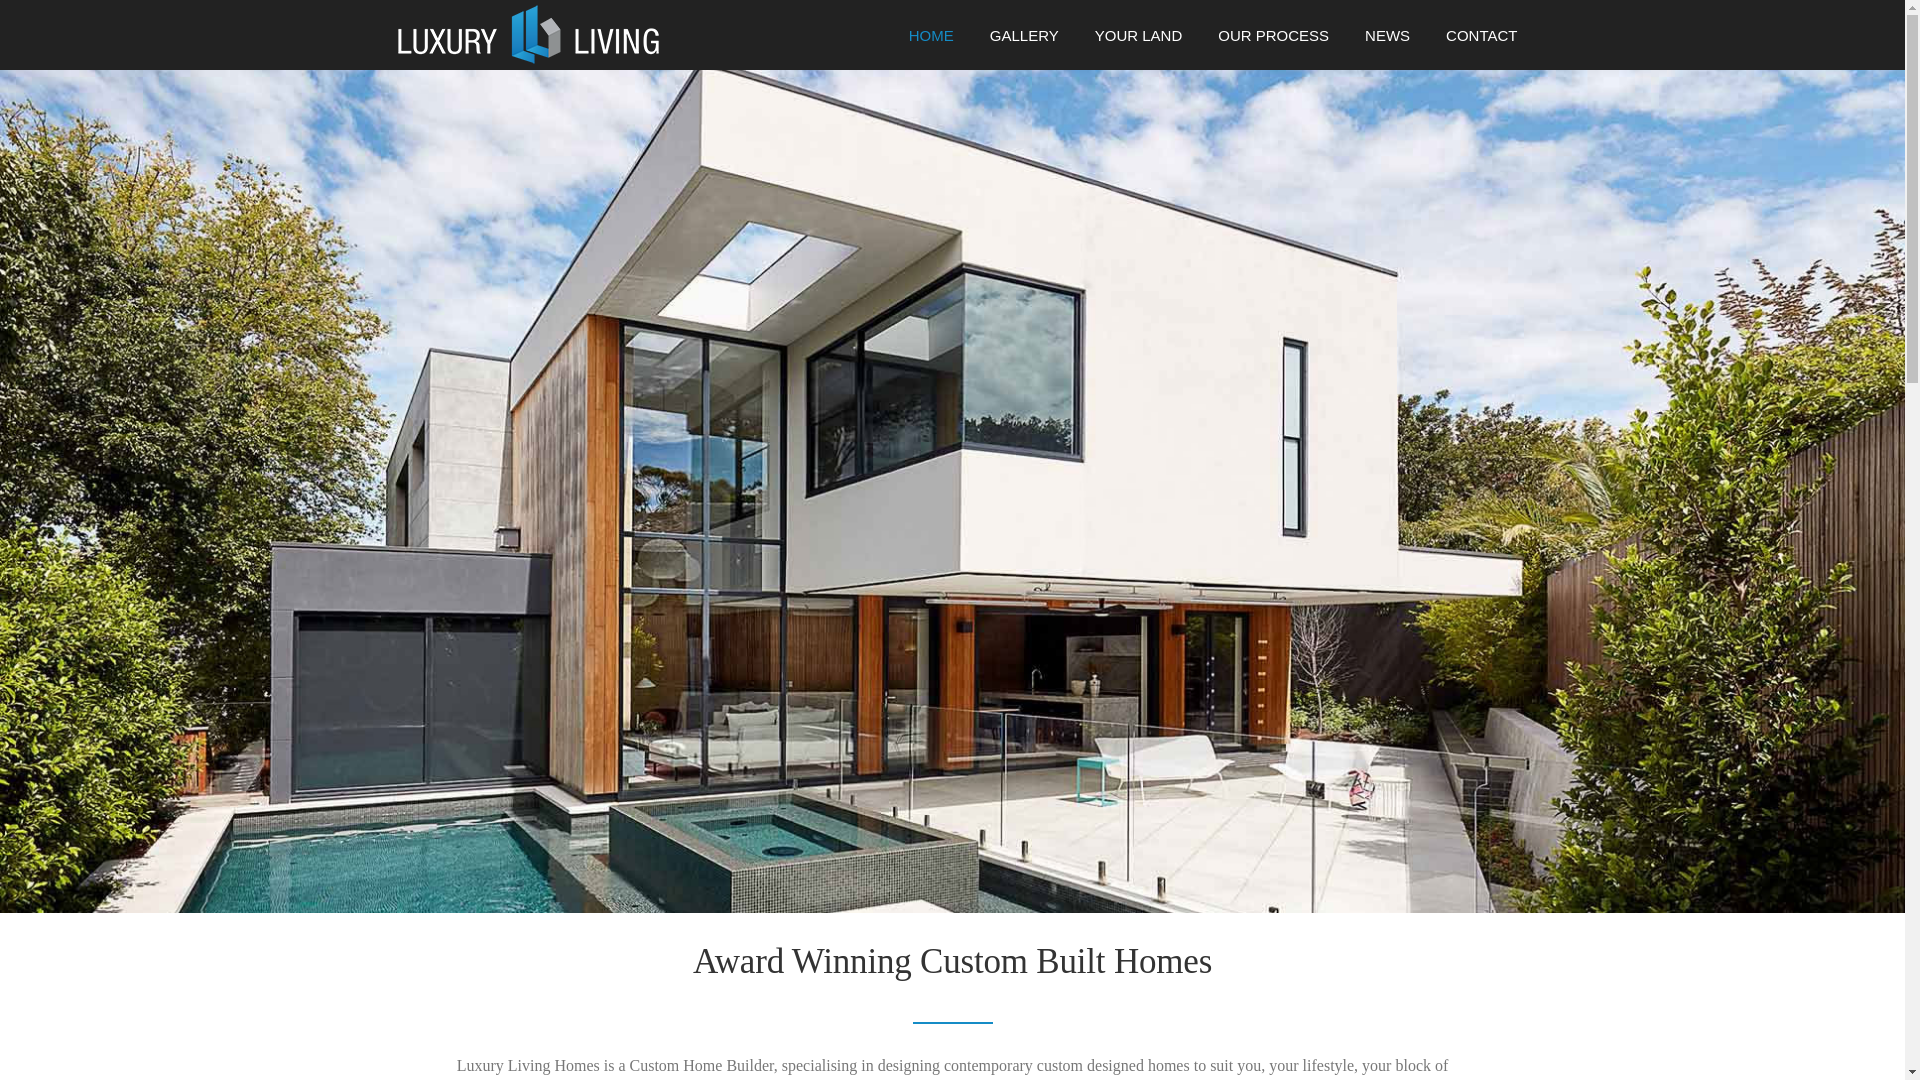  What do you see at coordinates (1138, 43) in the screenshot?
I see `'YOUR LAND'` at bounding box center [1138, 43].